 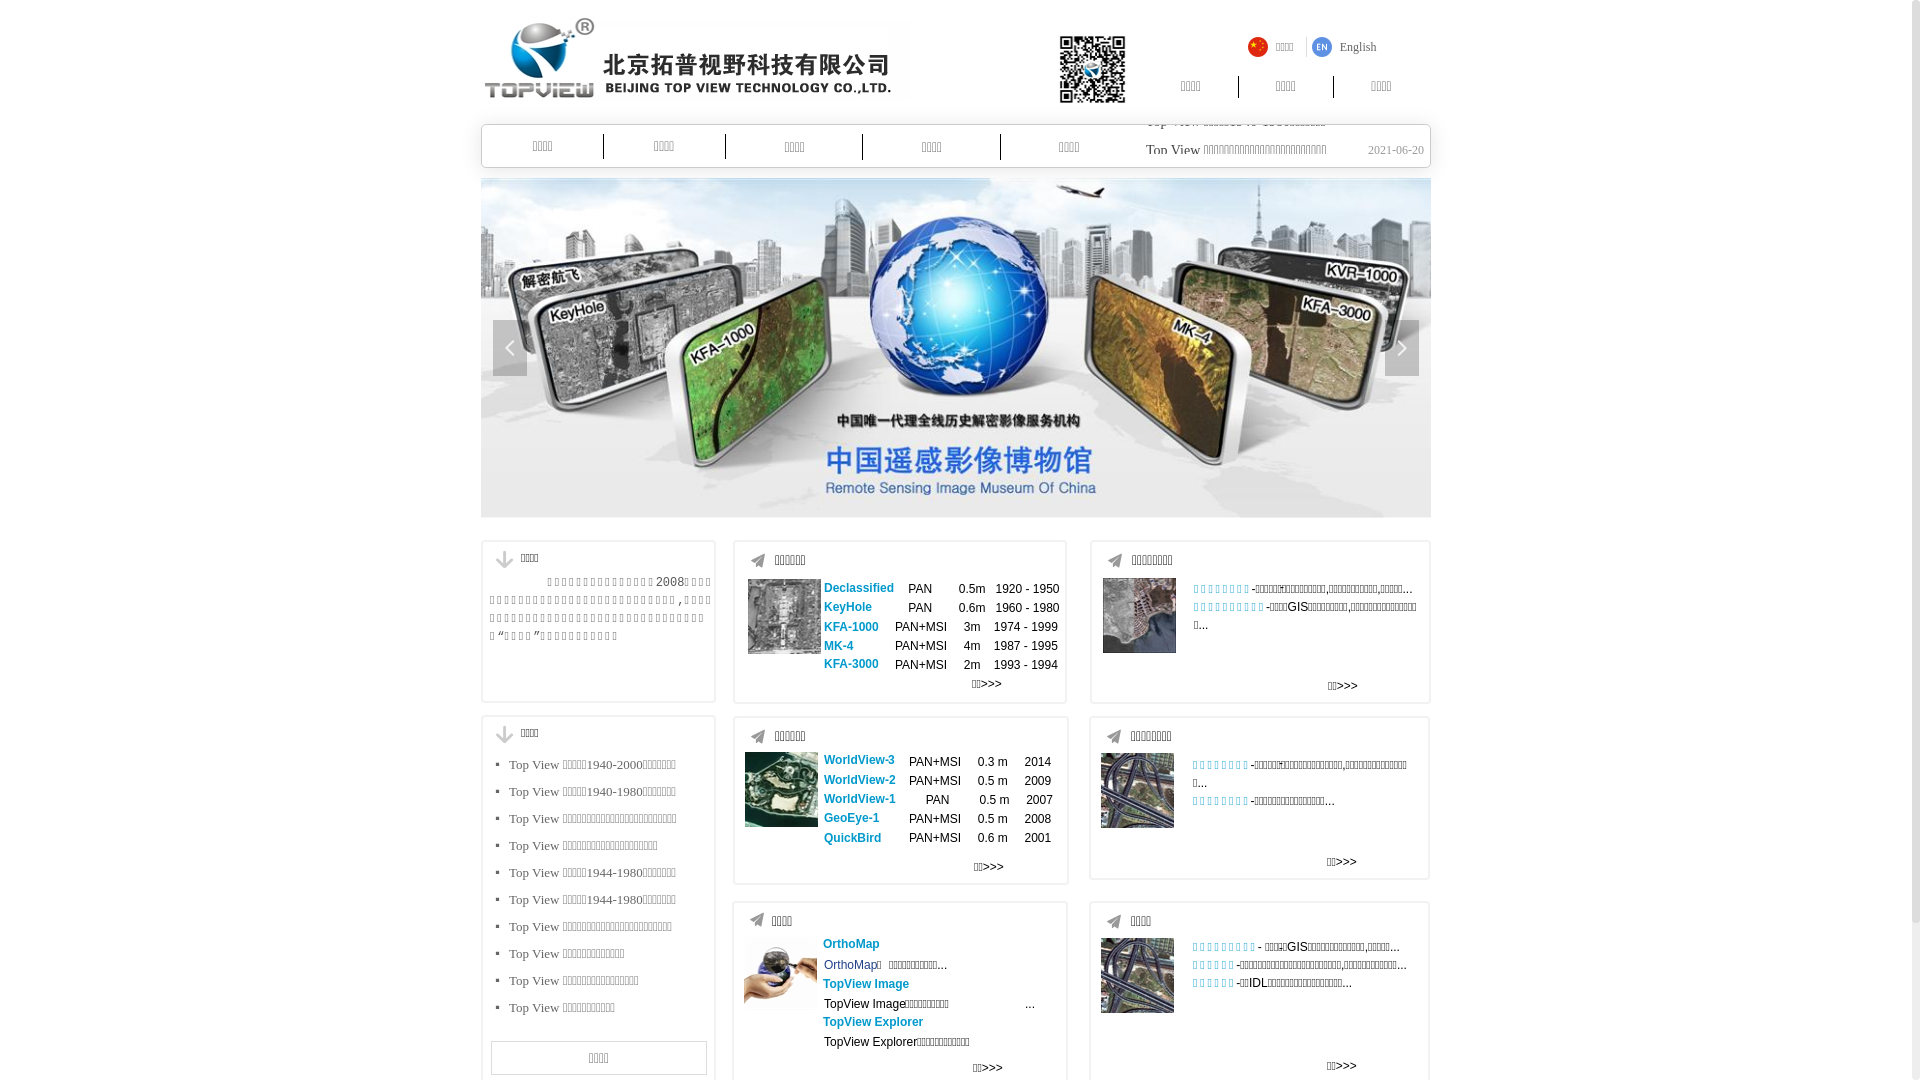 I want to click on 'WorldView-2', so click(x=860, y=778).